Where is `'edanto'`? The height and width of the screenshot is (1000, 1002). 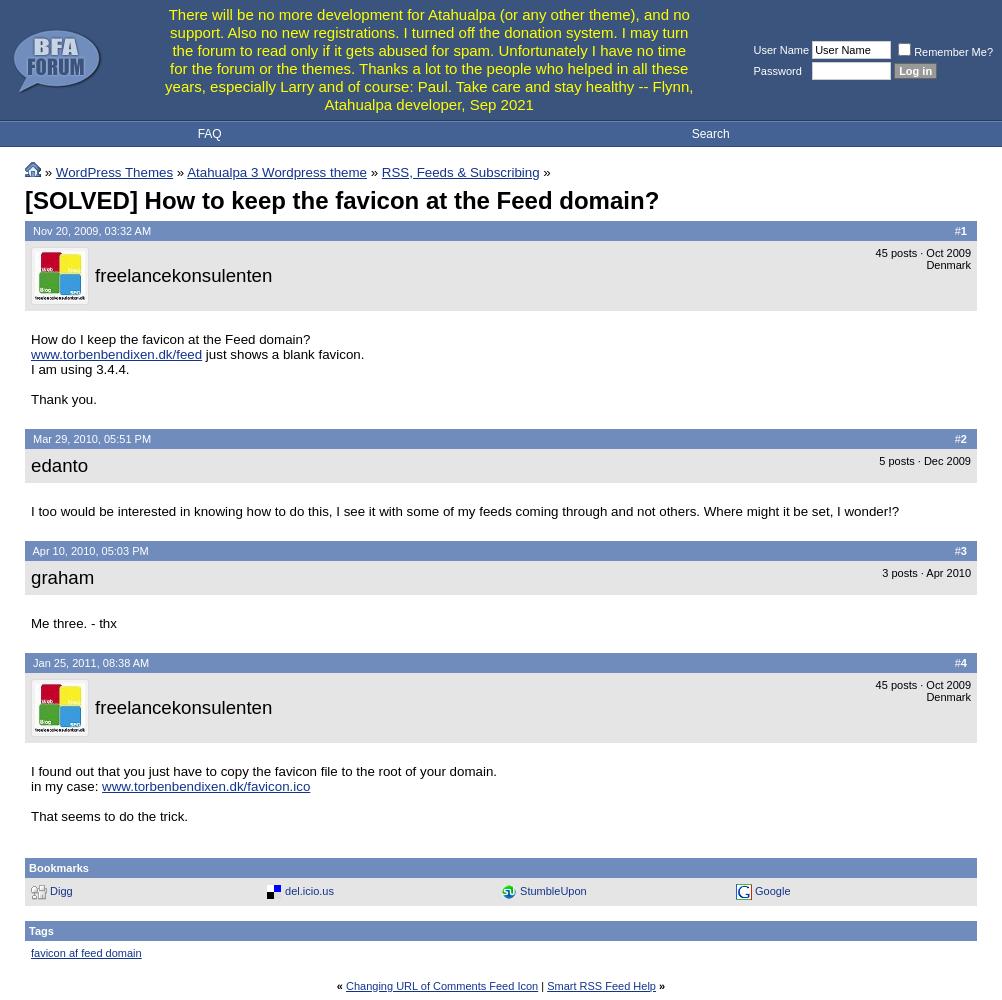
'edanto' is located at coordinates (59, 463).